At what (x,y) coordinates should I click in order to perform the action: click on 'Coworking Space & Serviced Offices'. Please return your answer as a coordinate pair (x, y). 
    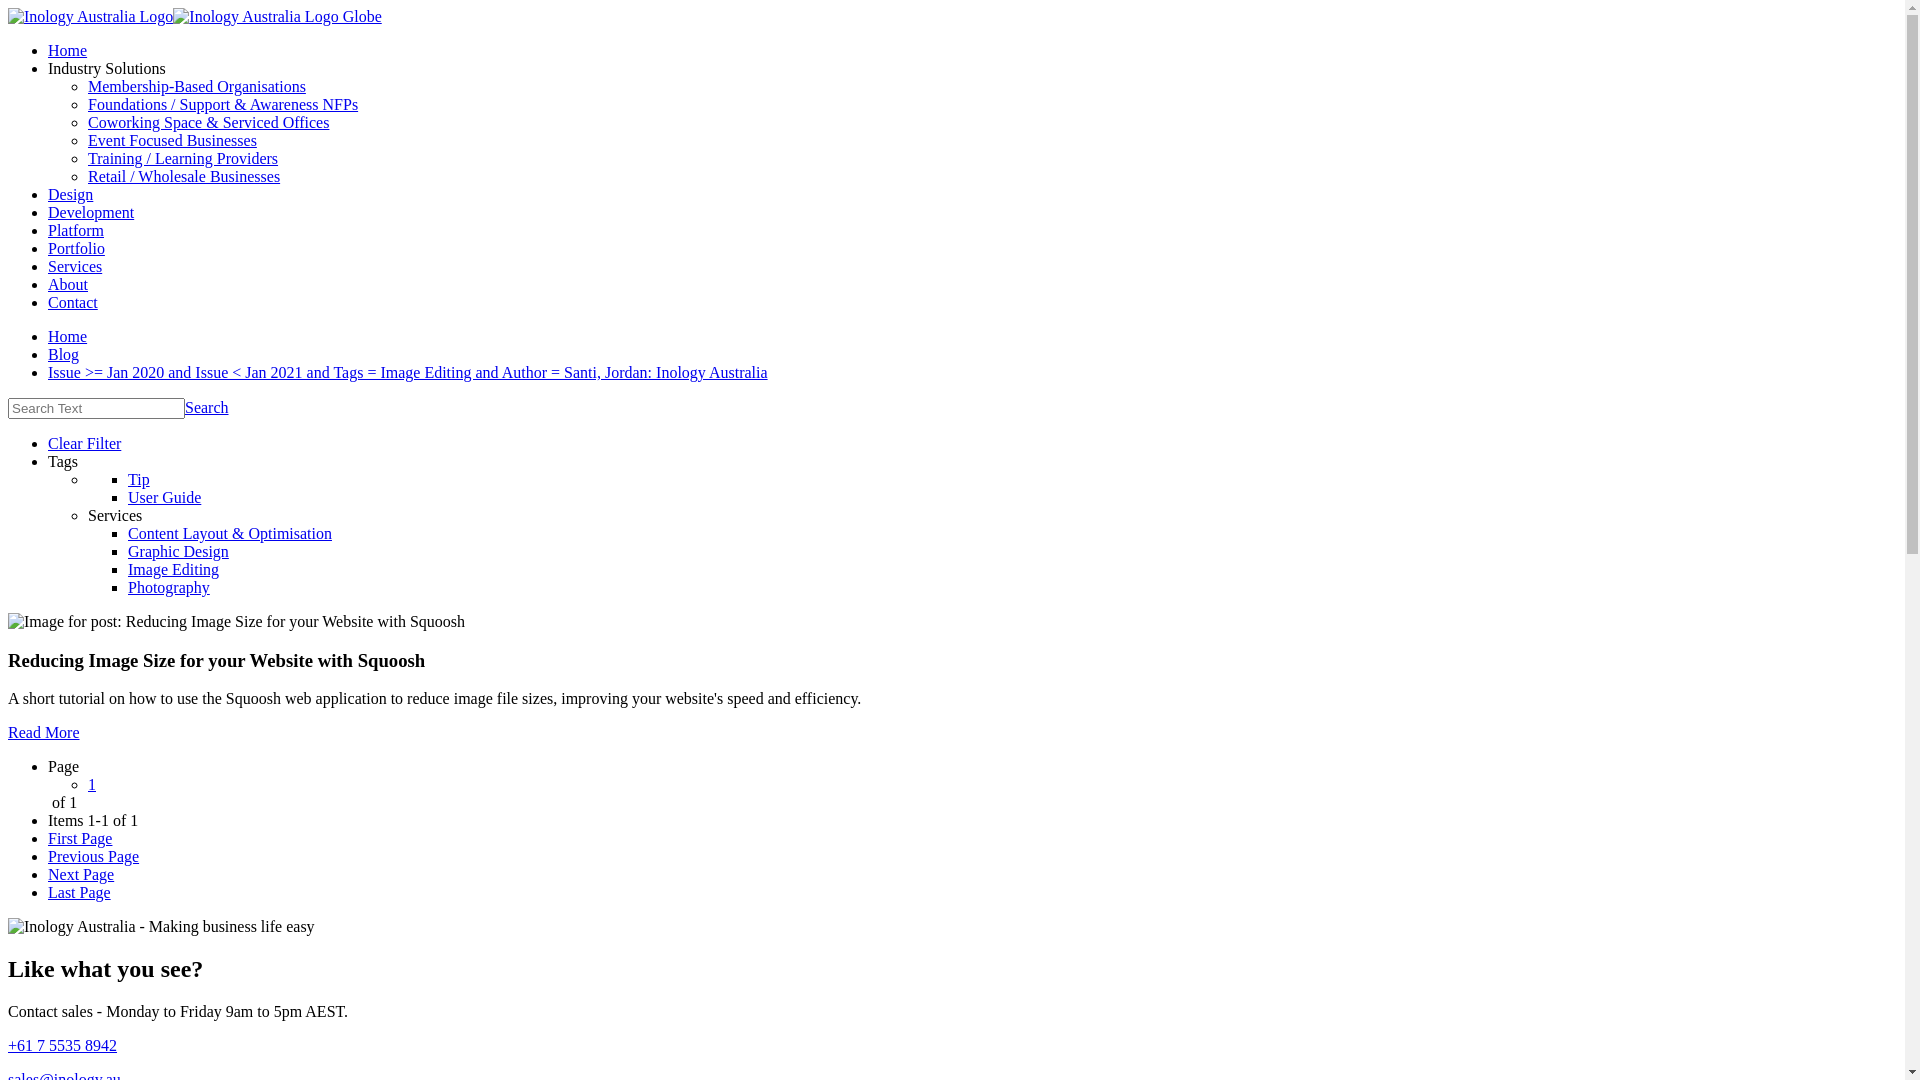
    Looking at the image, I should click on (208, 122).